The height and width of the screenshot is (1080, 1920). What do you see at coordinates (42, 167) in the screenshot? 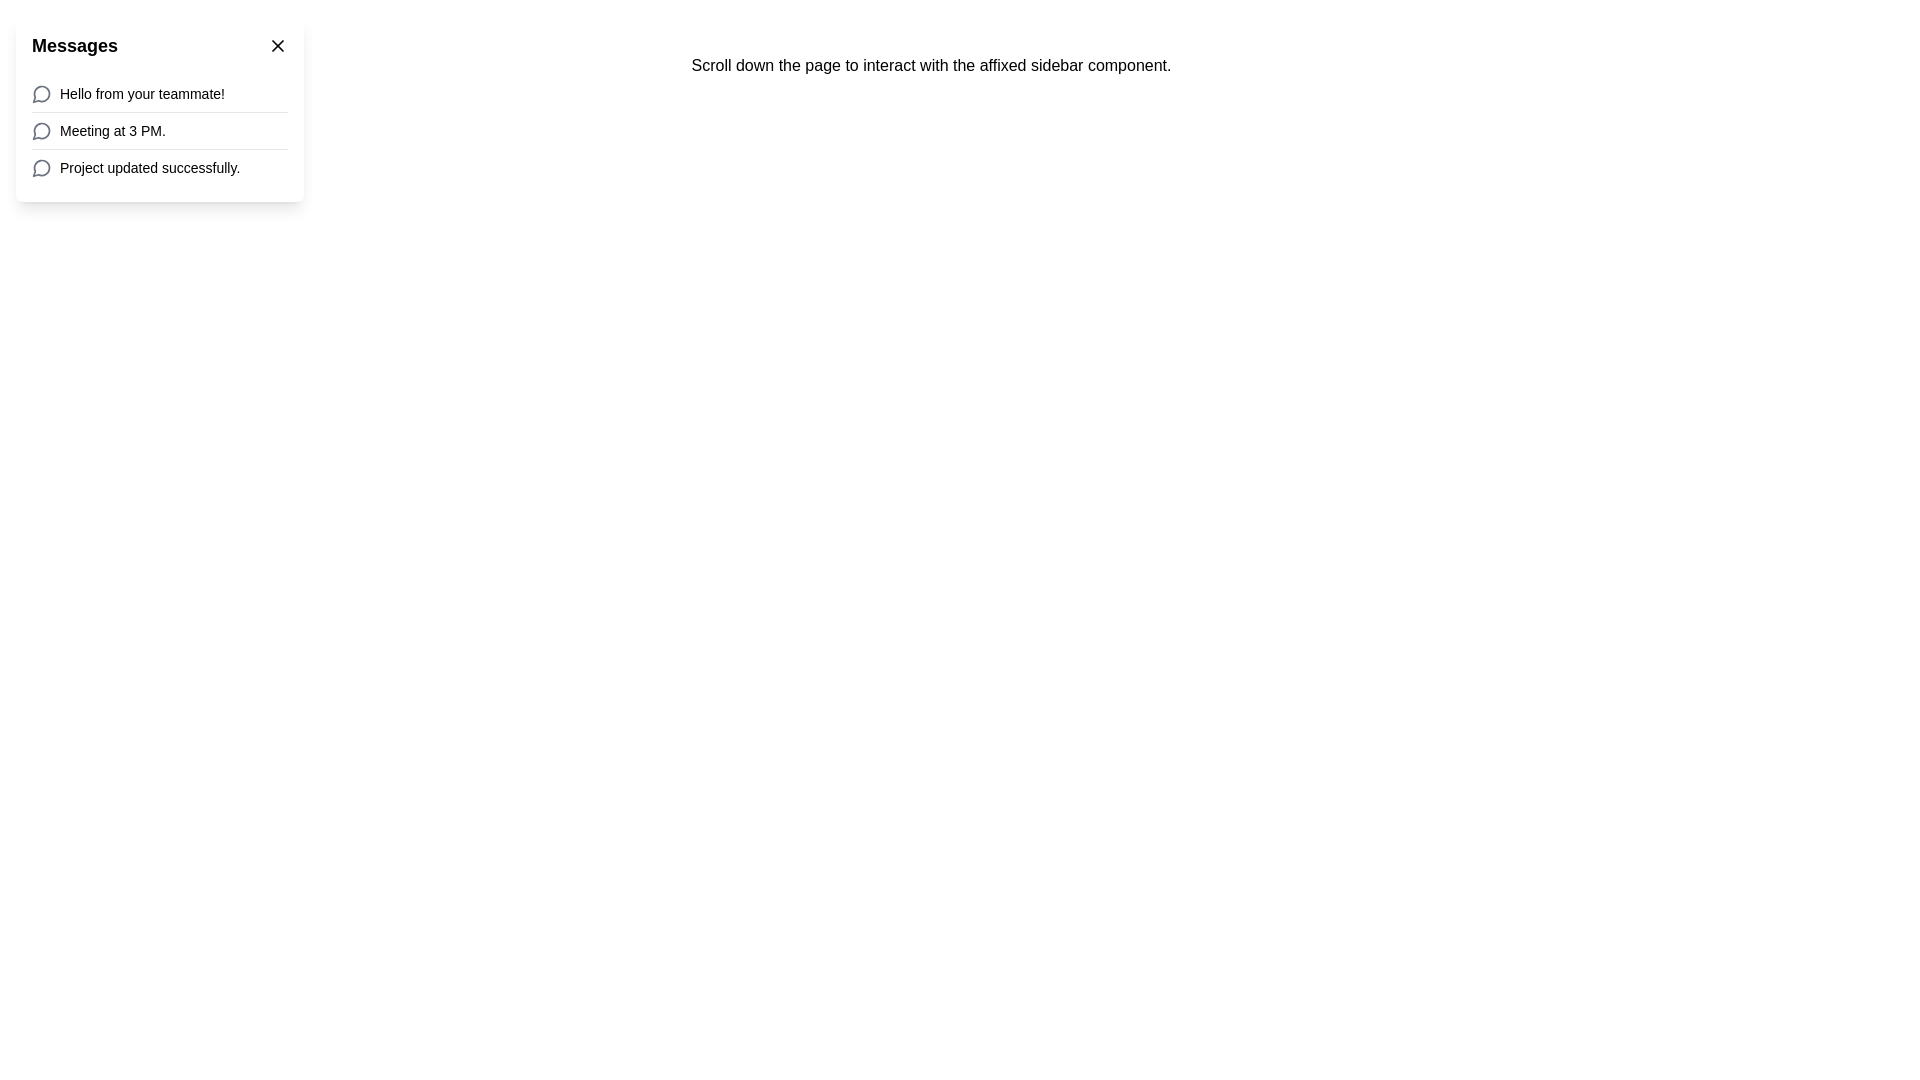
I see `the decorative icon positioned to the left of the notification message that reads 'Project updated successfully.'` at bounding box center [42, 167].